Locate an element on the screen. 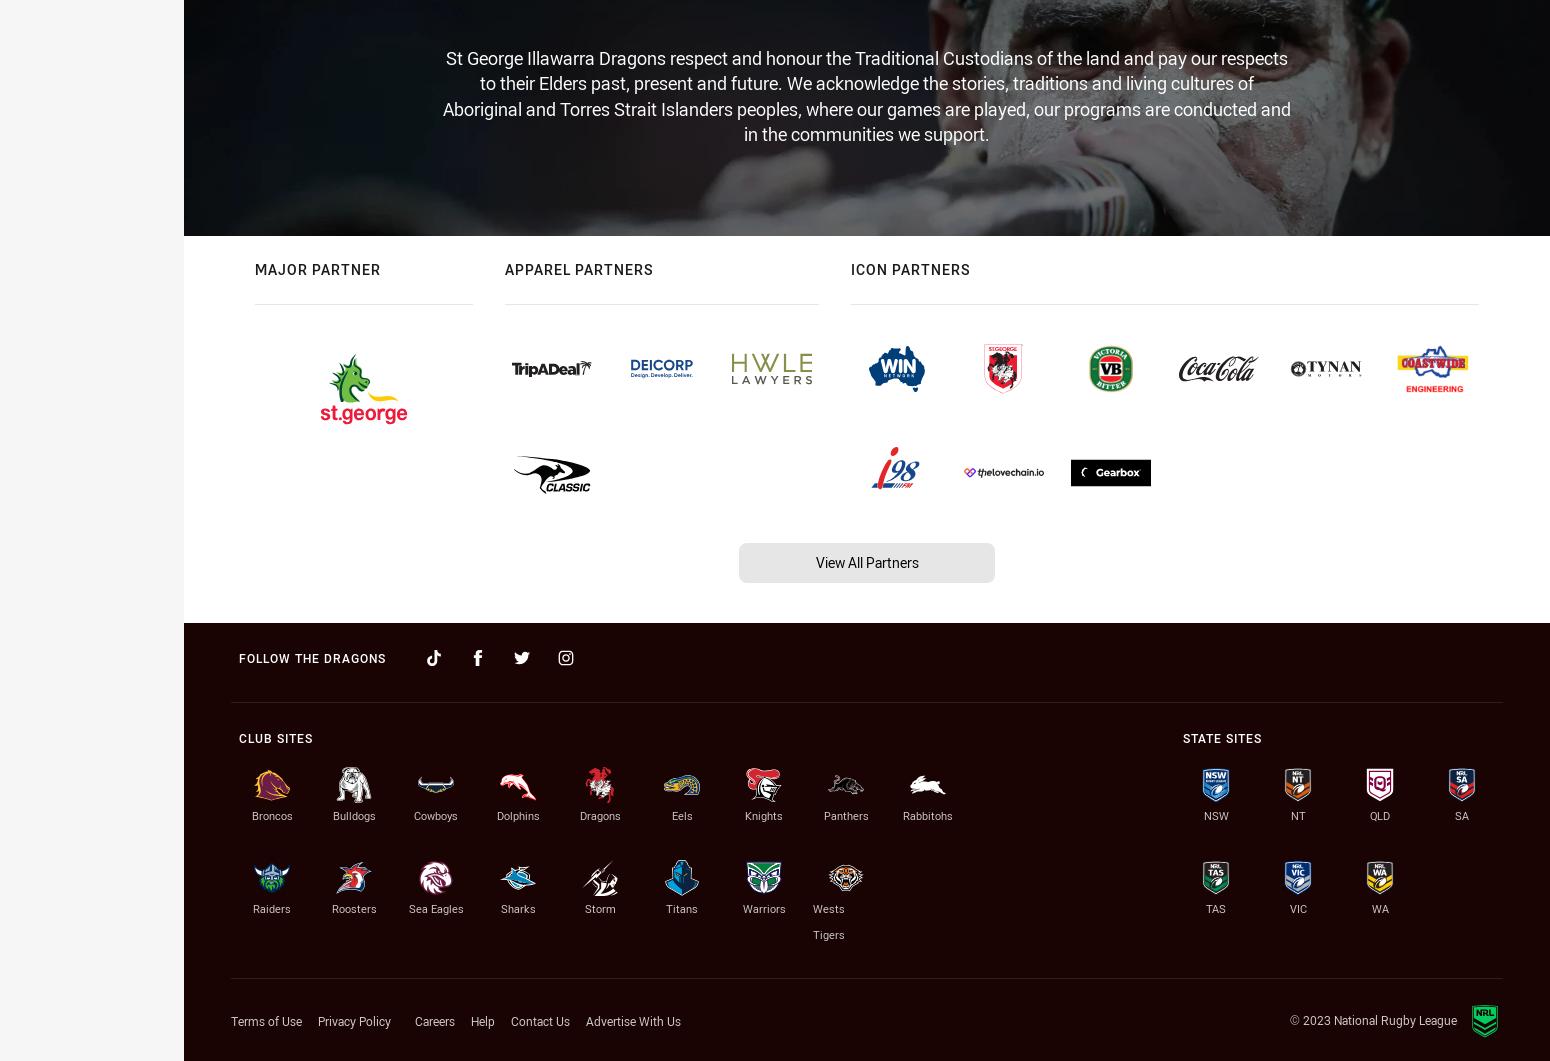  'Privacy Policy' is located at coordinates (353, 1020).